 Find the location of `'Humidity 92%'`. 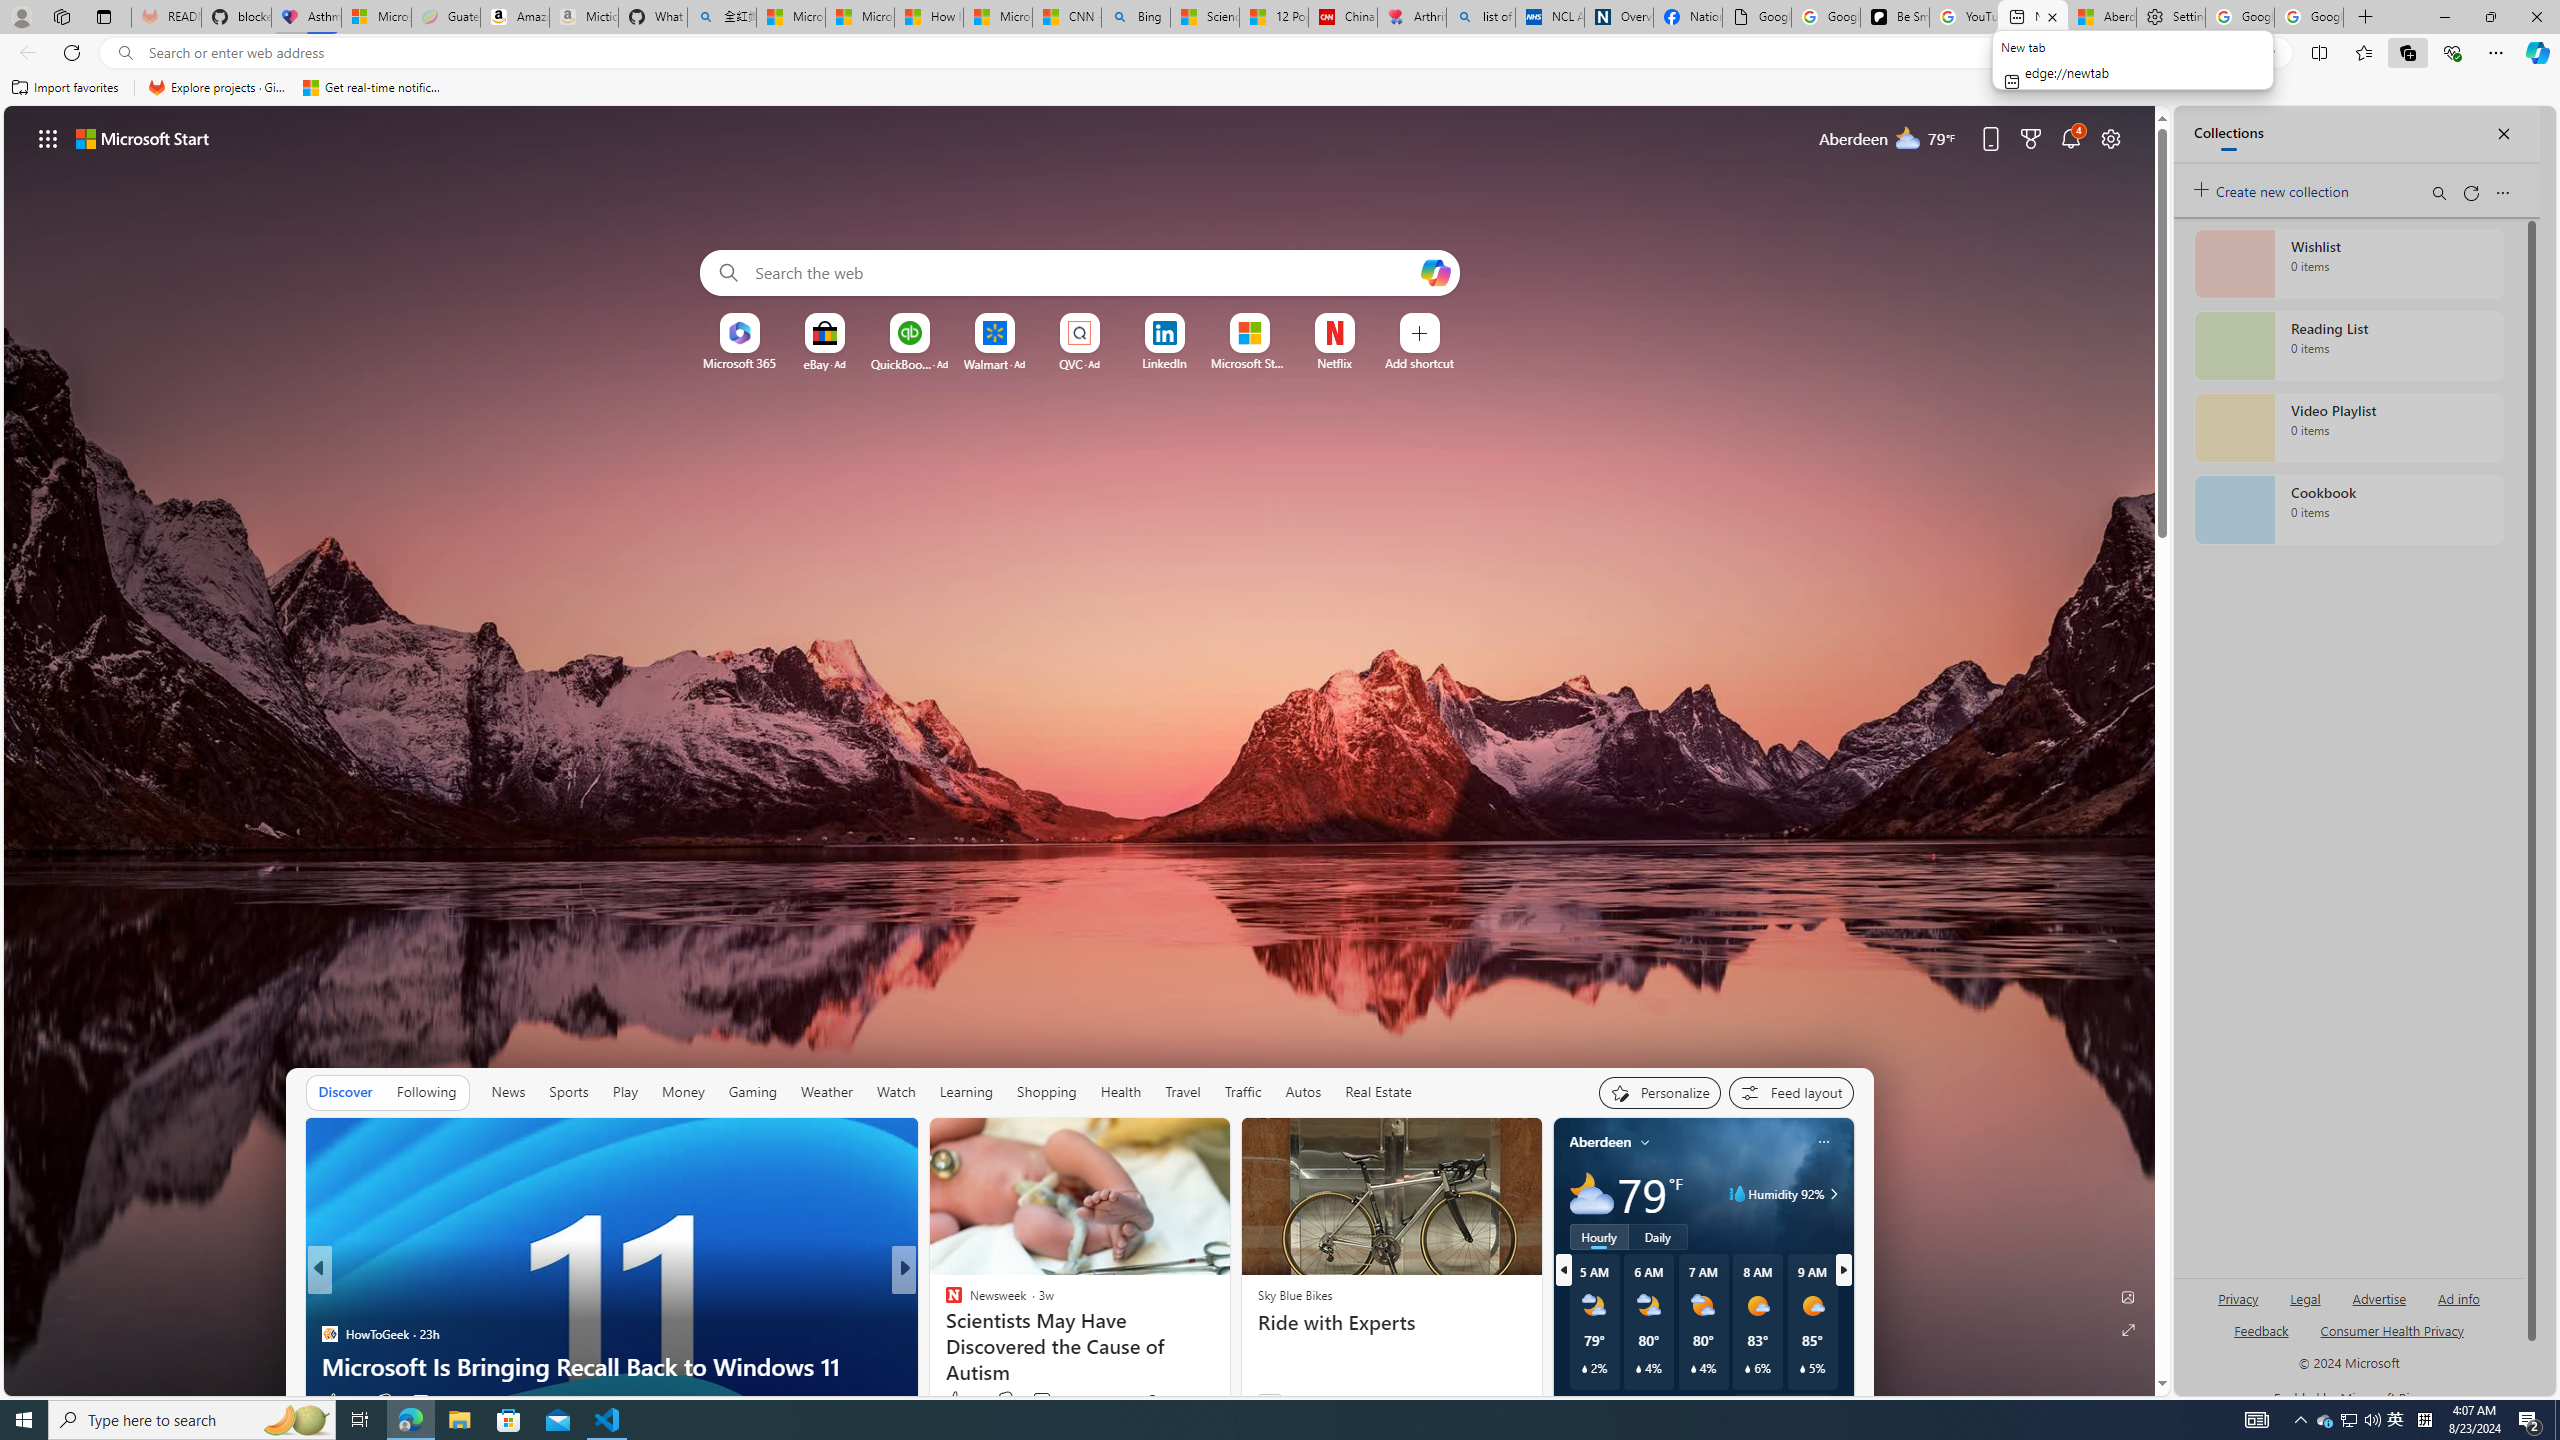

'Humidity 92%' is located at coordinates (1830, 1192).